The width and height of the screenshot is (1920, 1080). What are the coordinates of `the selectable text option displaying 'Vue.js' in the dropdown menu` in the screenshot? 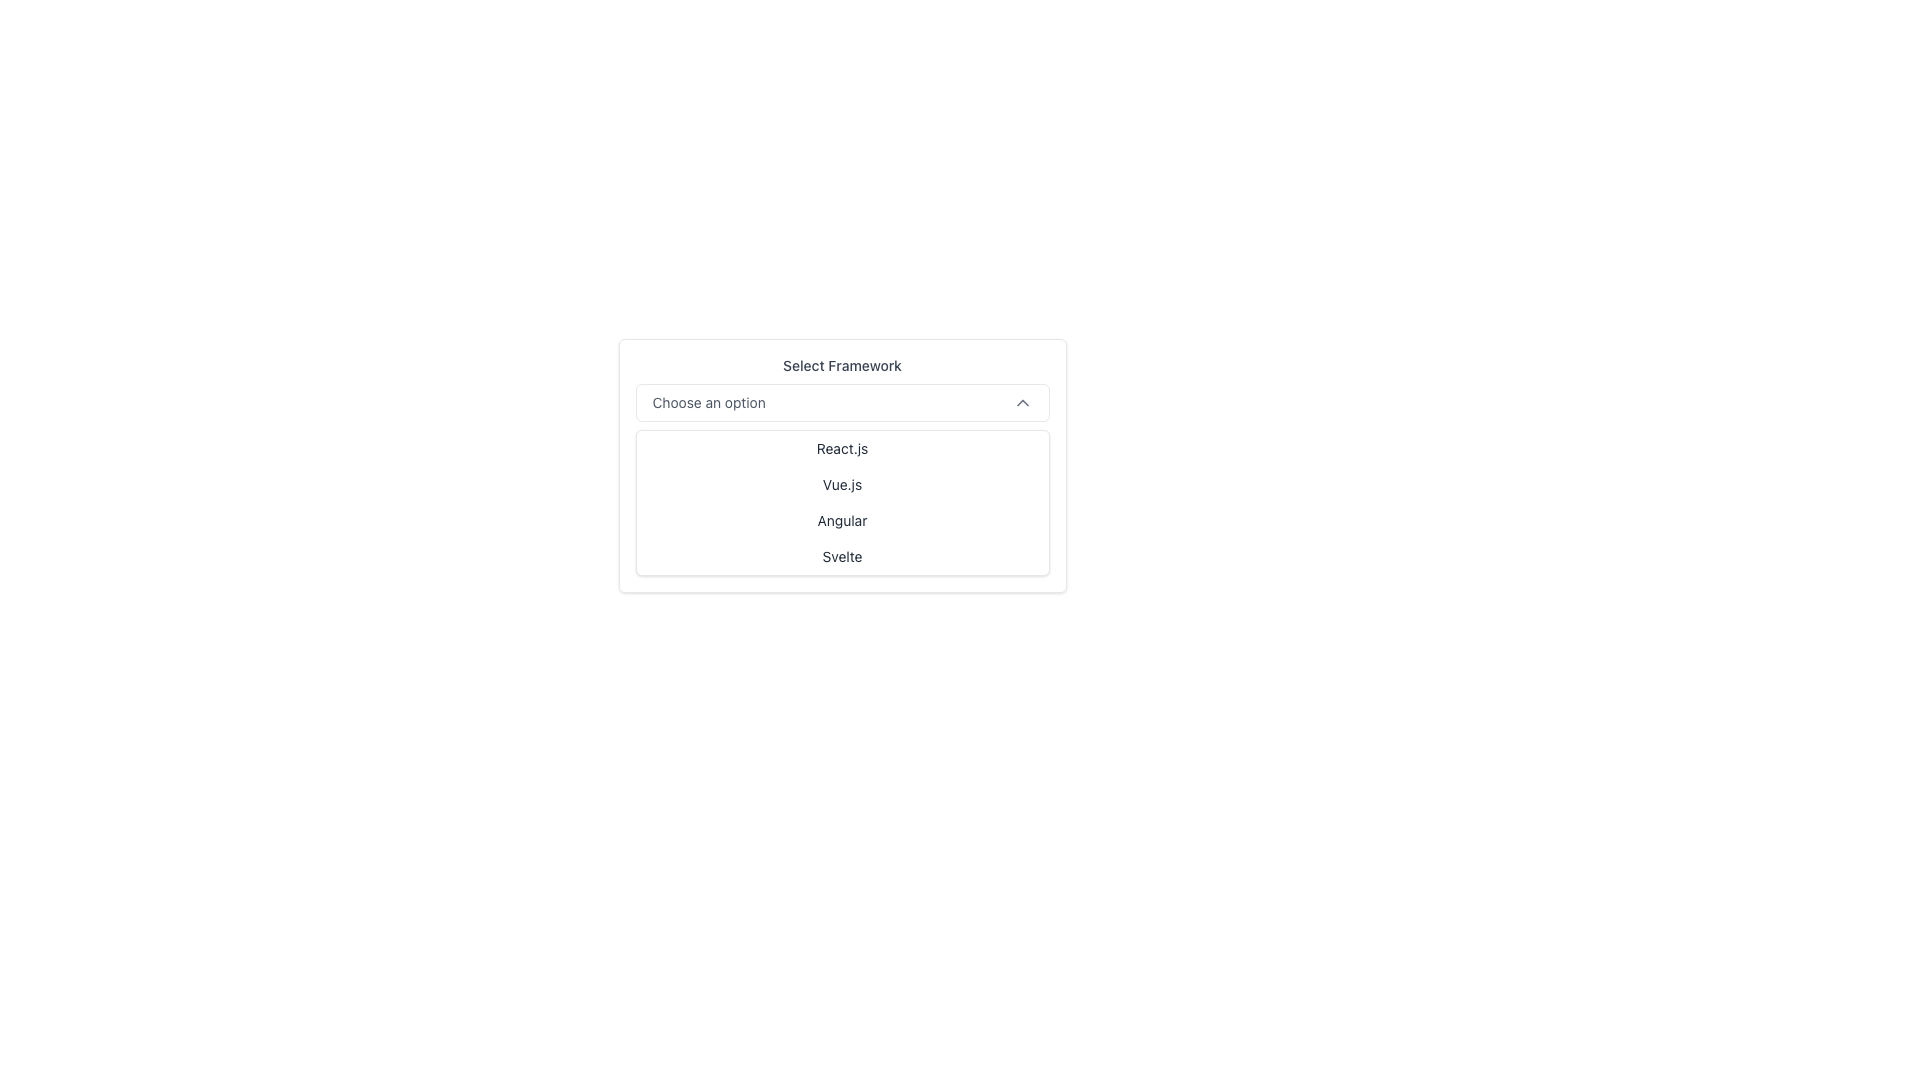 It's located at (842, 485).